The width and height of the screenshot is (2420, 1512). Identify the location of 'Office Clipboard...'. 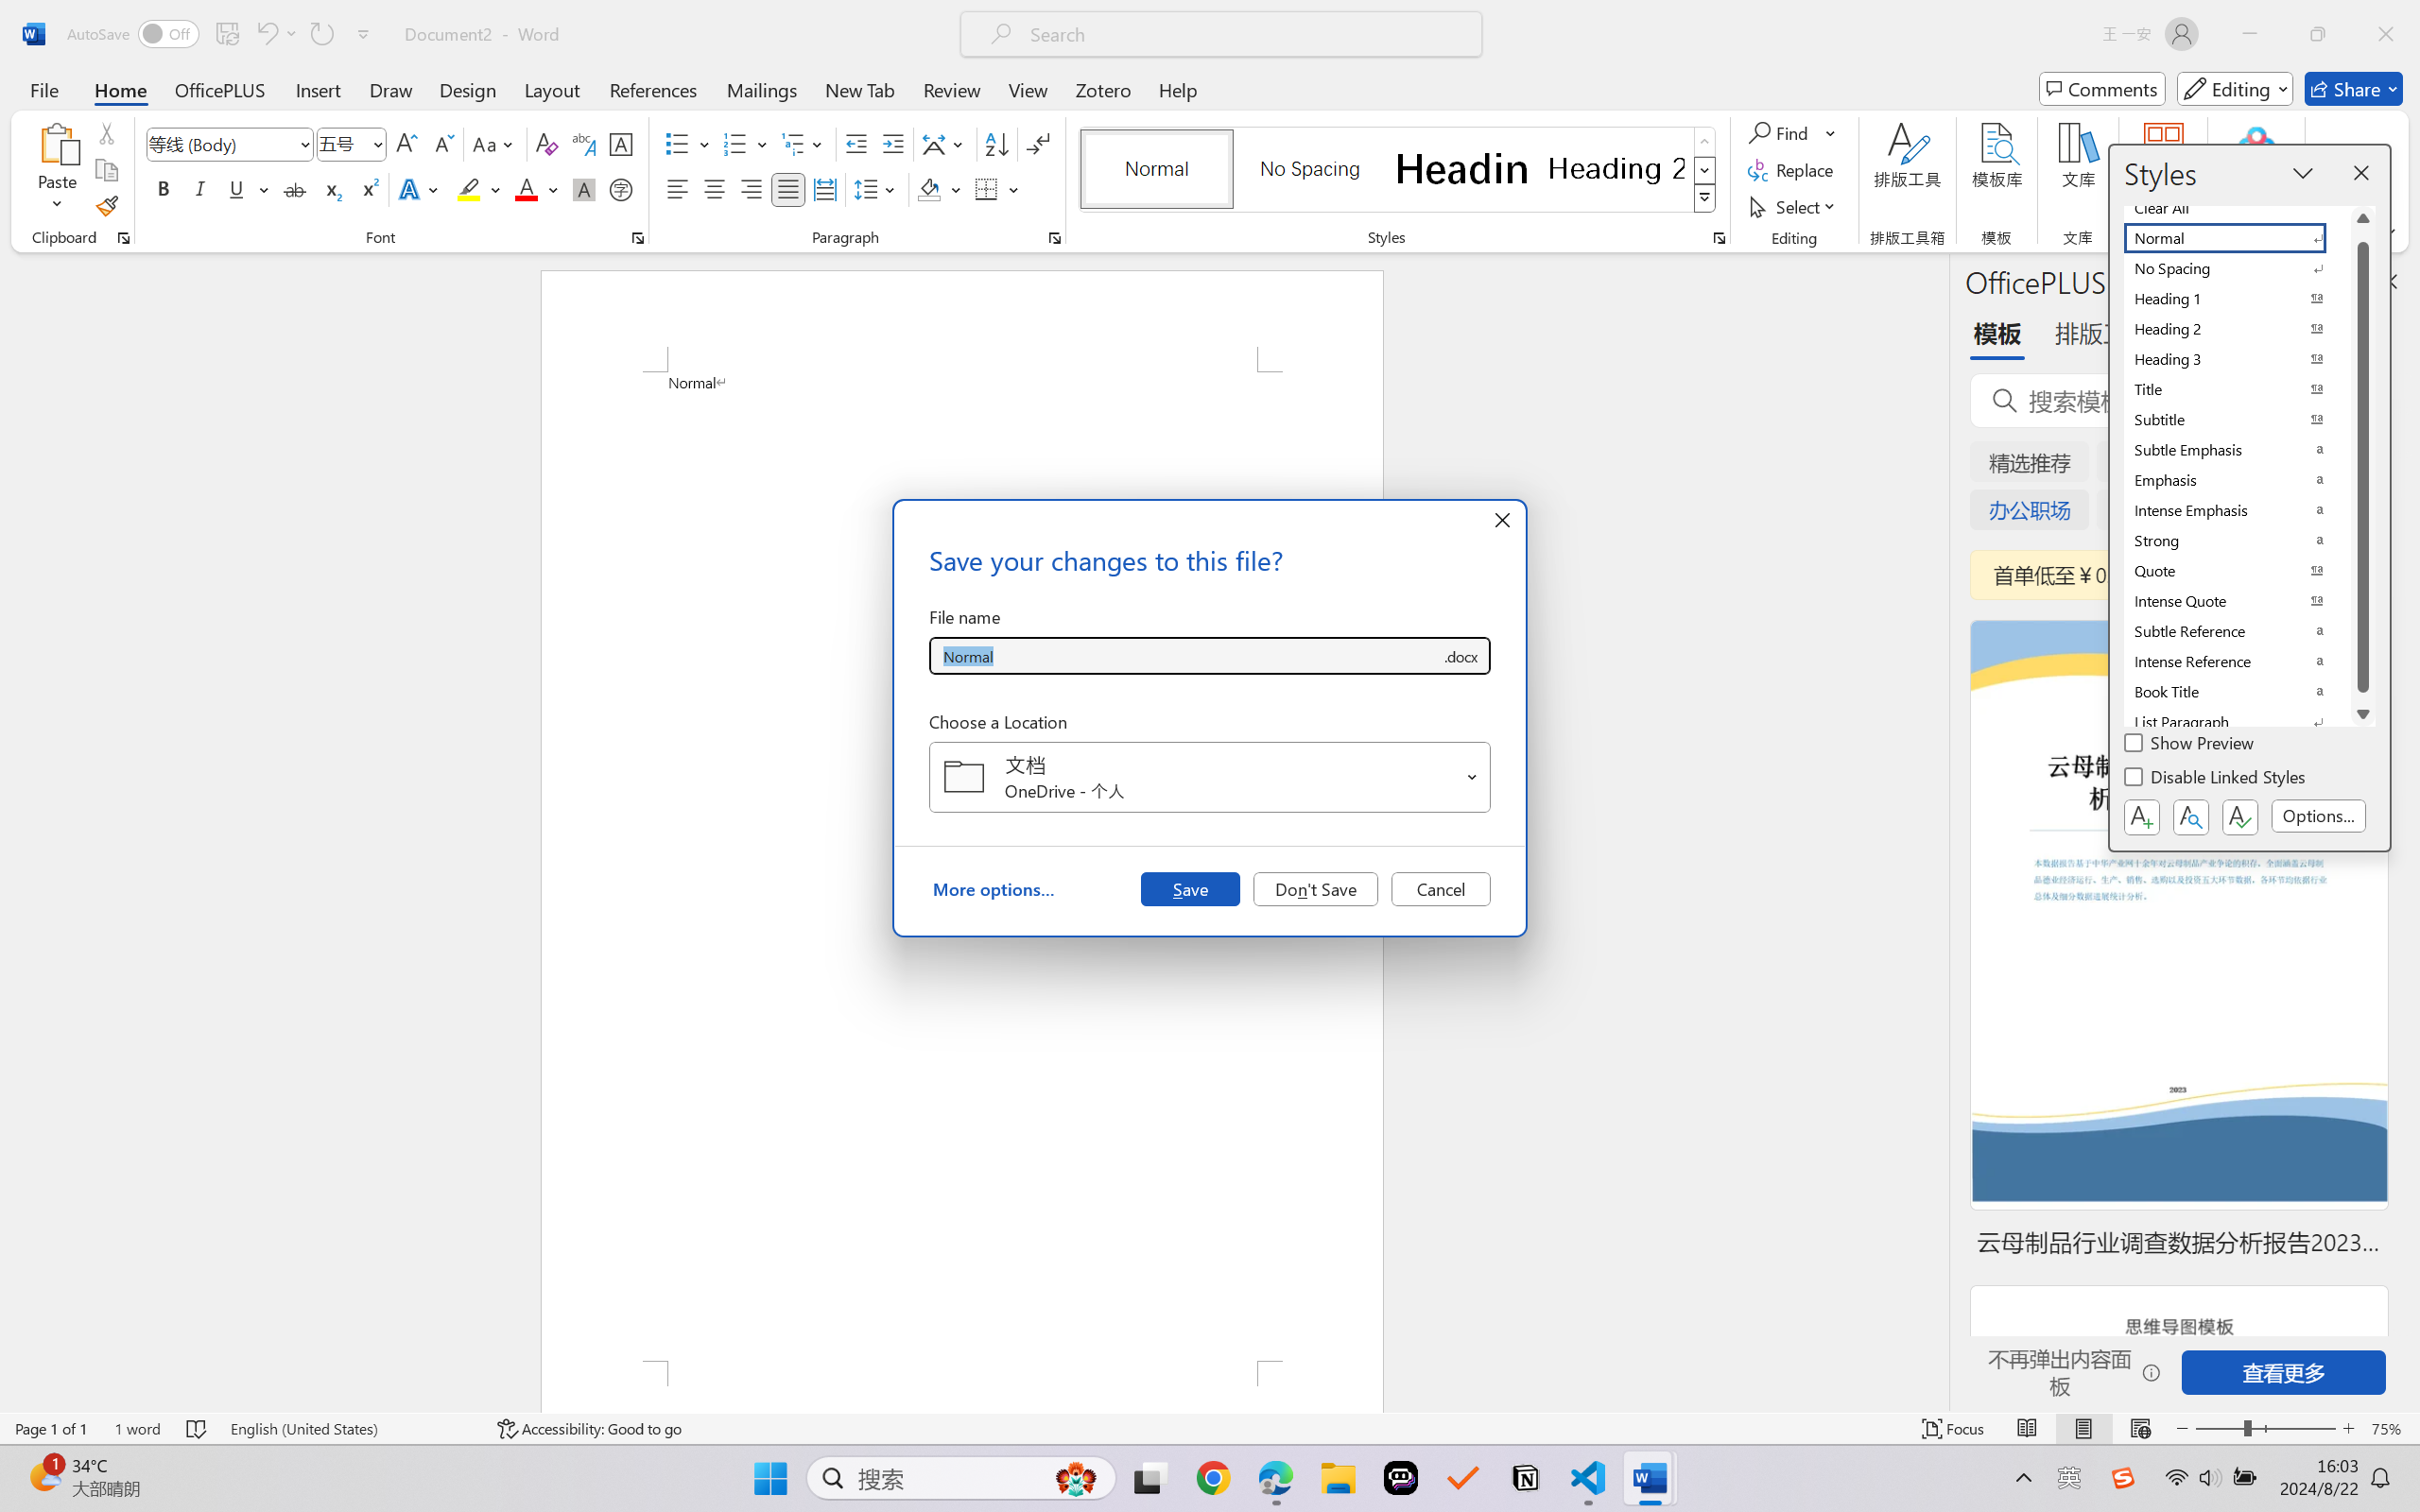
(122, 237).